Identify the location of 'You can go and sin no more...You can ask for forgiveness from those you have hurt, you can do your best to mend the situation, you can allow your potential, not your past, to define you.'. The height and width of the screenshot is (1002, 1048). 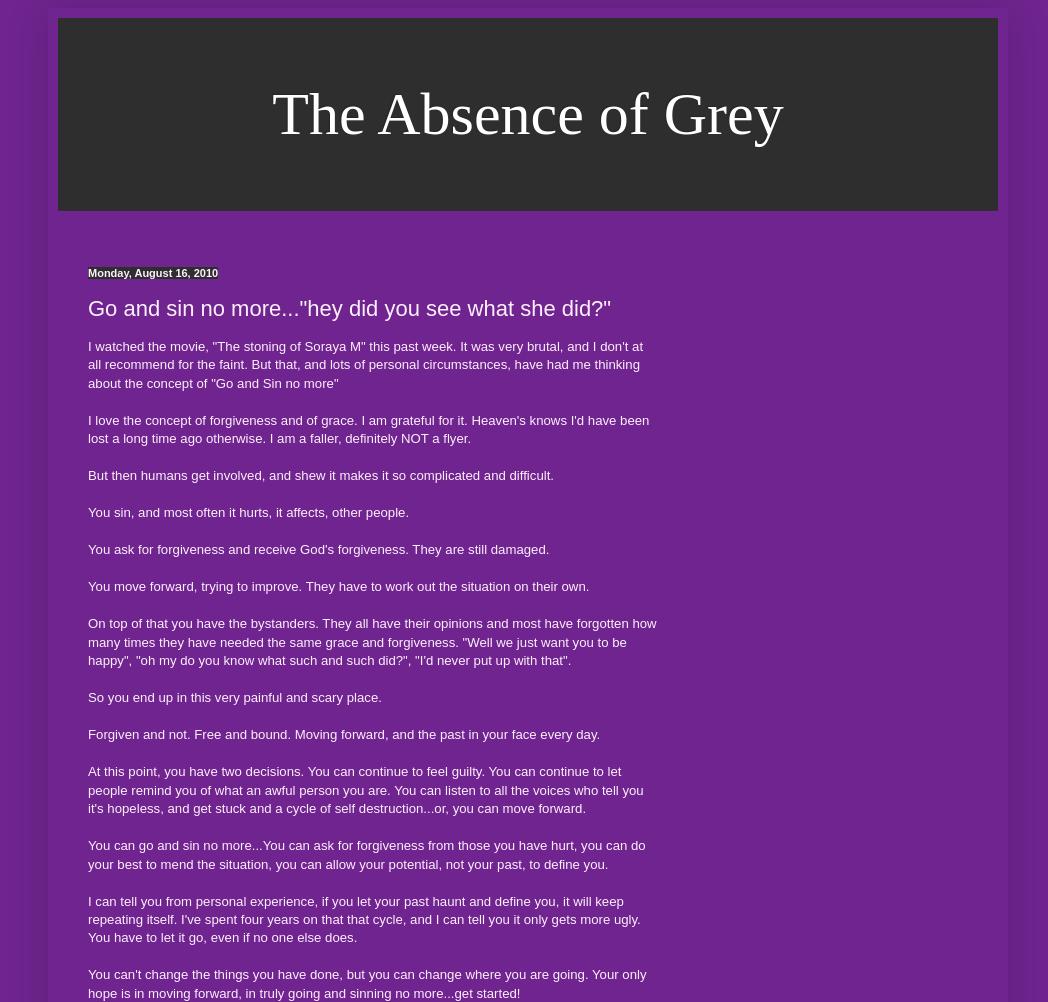
(365, 854).